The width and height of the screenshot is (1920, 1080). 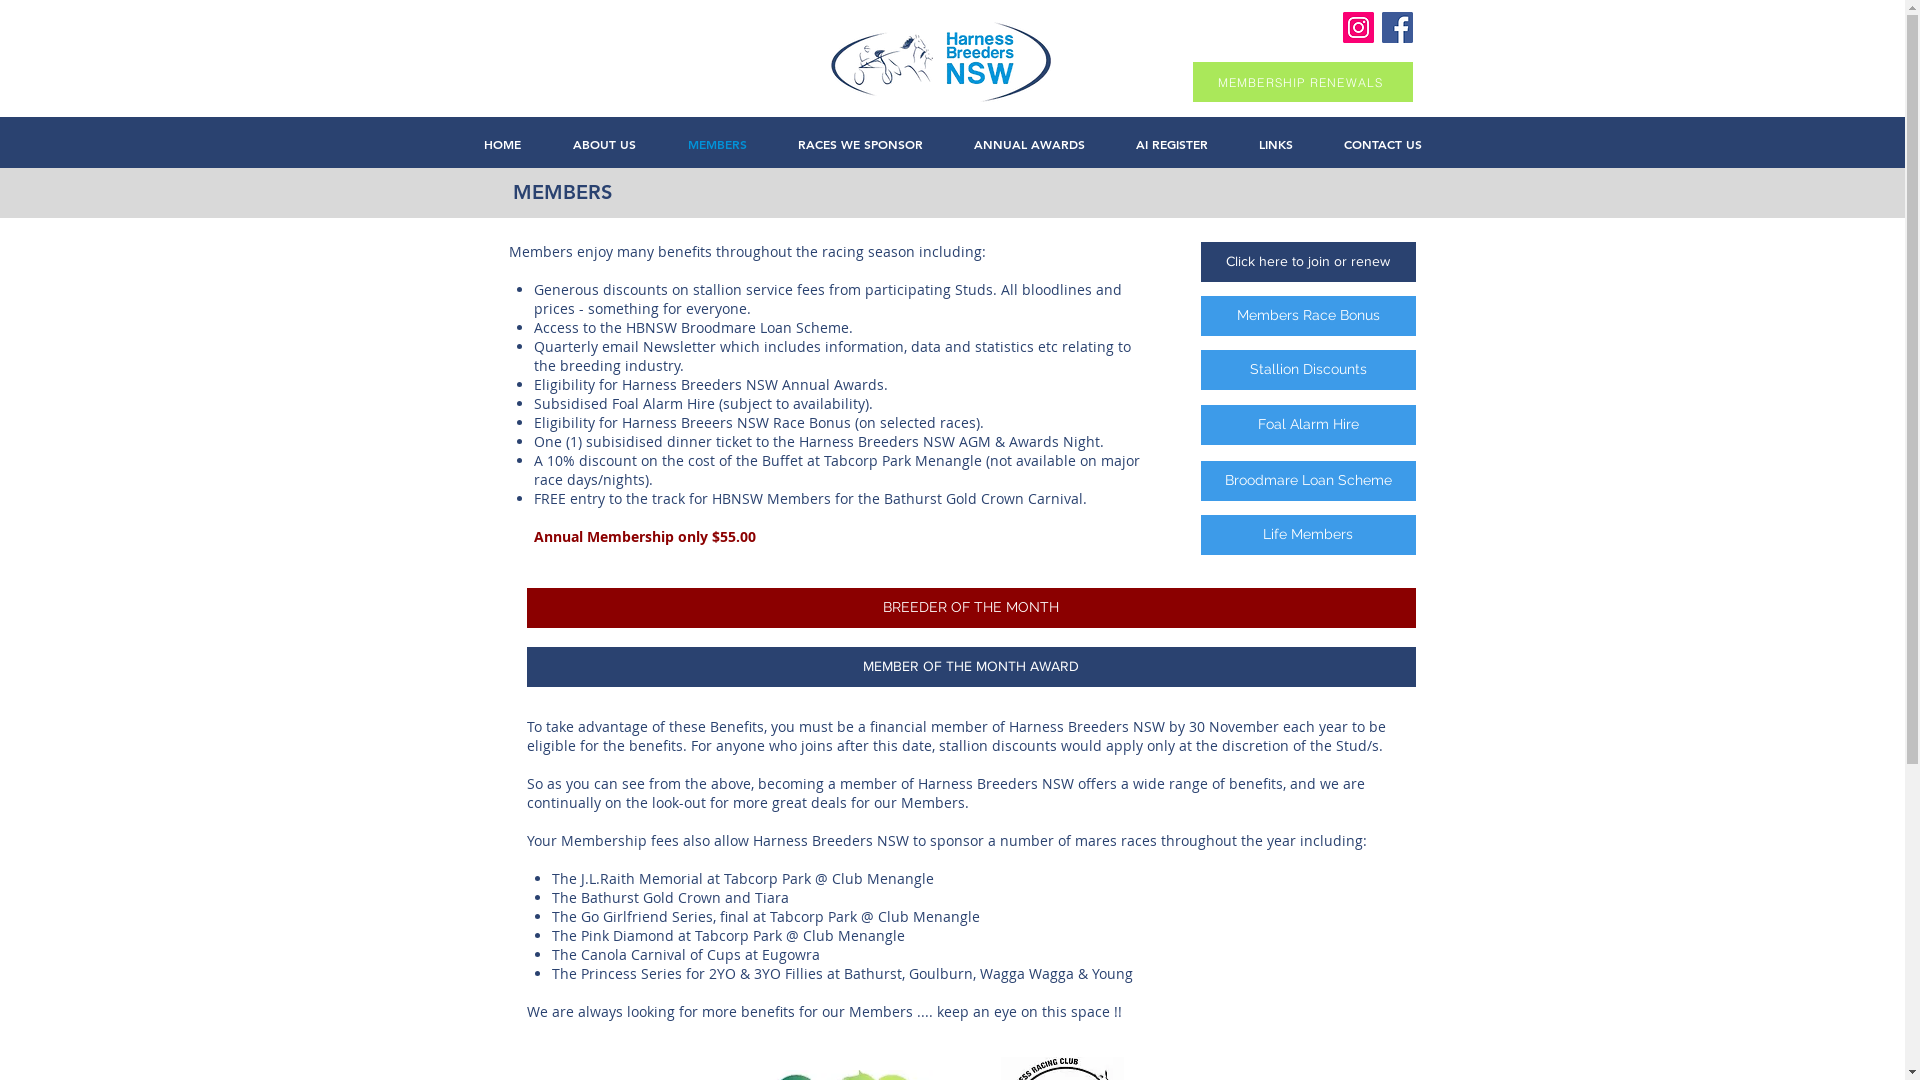 What do you see at coordinates (970, 667) in the screenshot?
I see `'MEMBER OF THE MONTH AWARD'` at bounding box center [970, 667].